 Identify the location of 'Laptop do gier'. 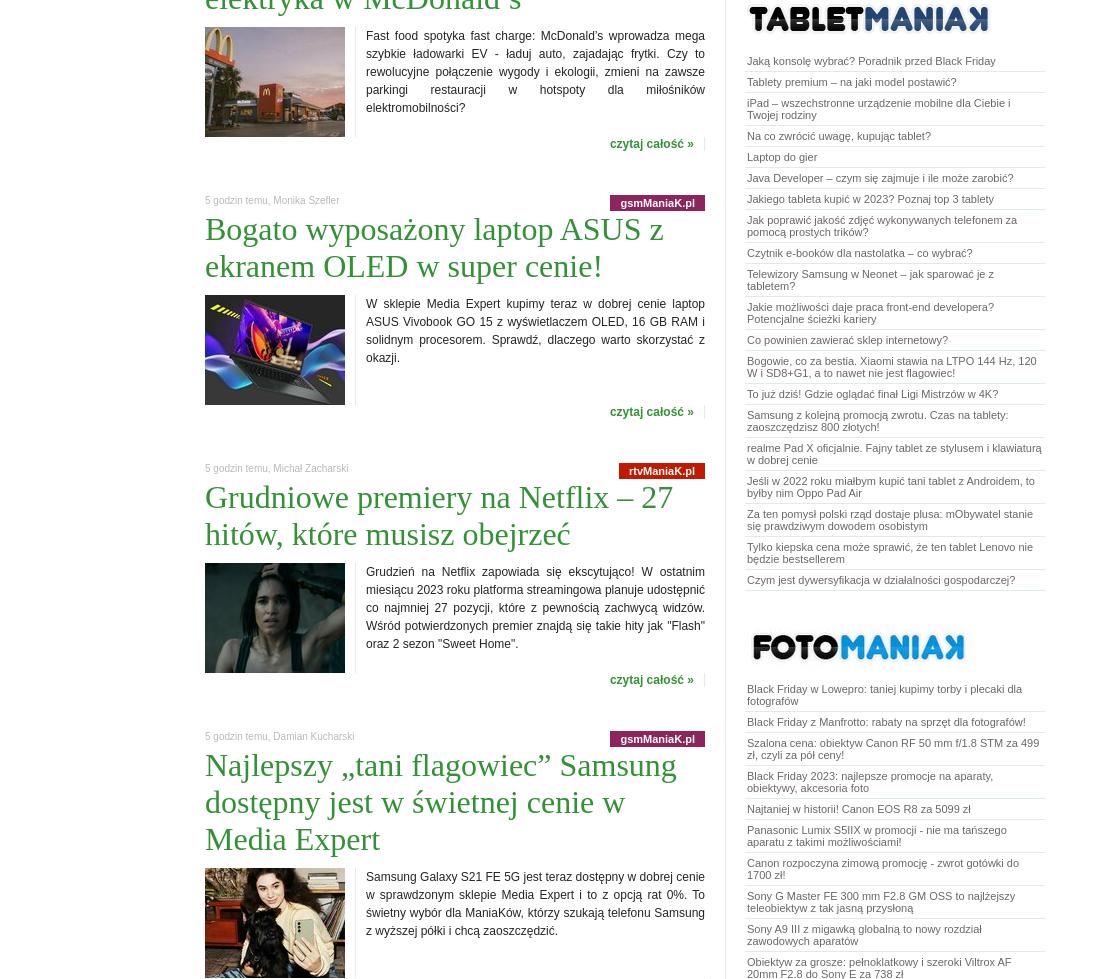
(781, 157).